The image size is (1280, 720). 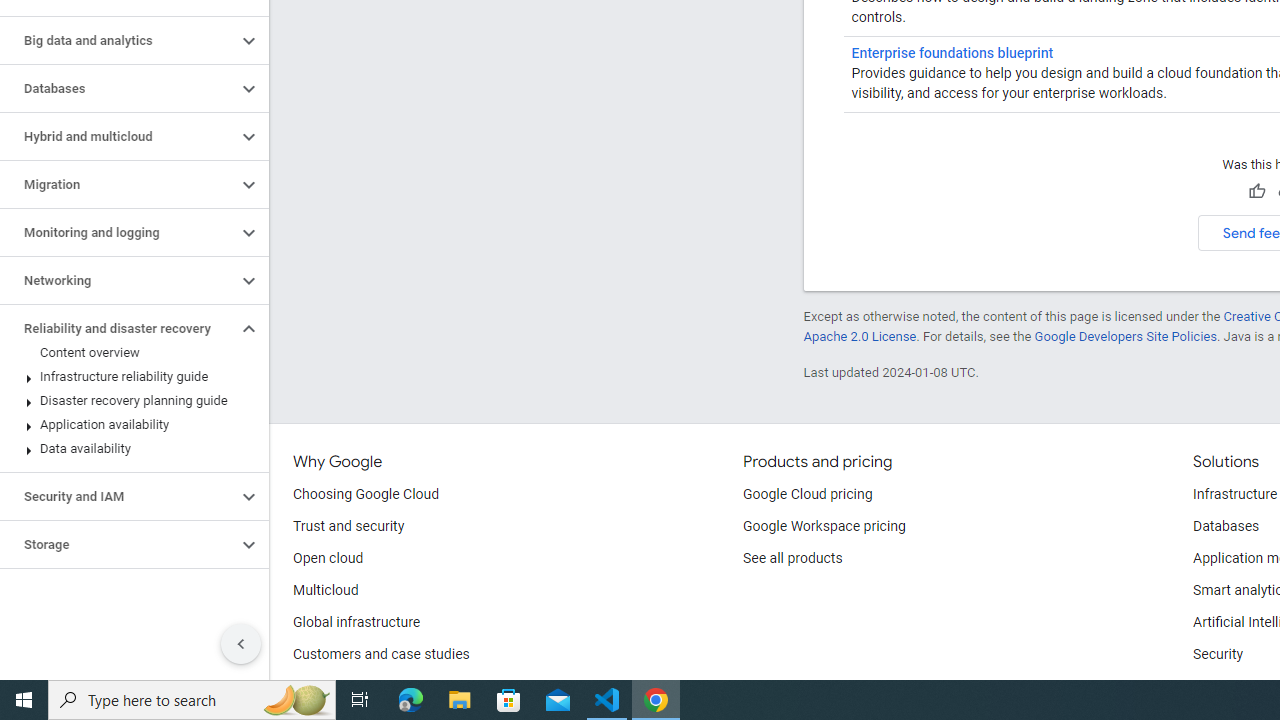 What do you see at coordinates (129, 401) in the screenshot?
I see `'Disaster recovery planning guide'` at bounding box center [129, 401].